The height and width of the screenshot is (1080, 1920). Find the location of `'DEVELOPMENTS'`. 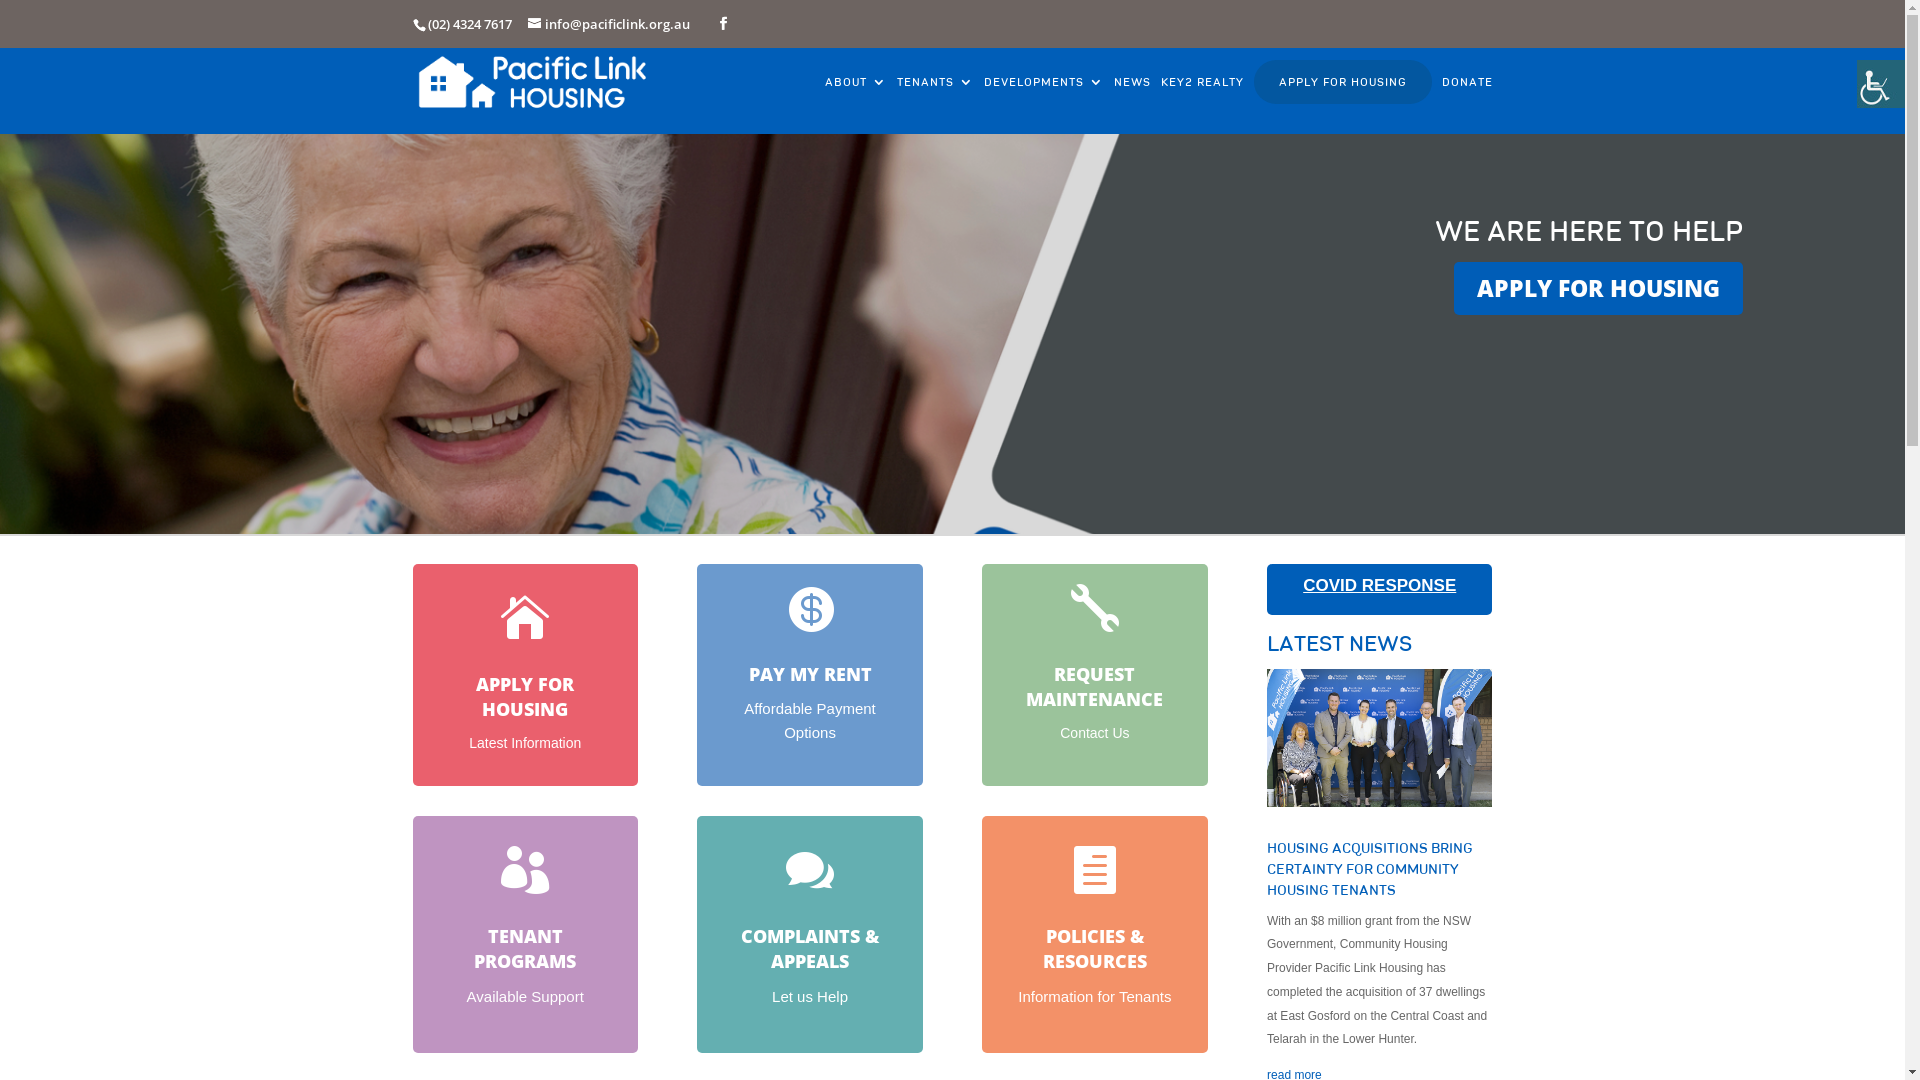

'DEVELOPMENTS' is located at coordinates (983, 104).